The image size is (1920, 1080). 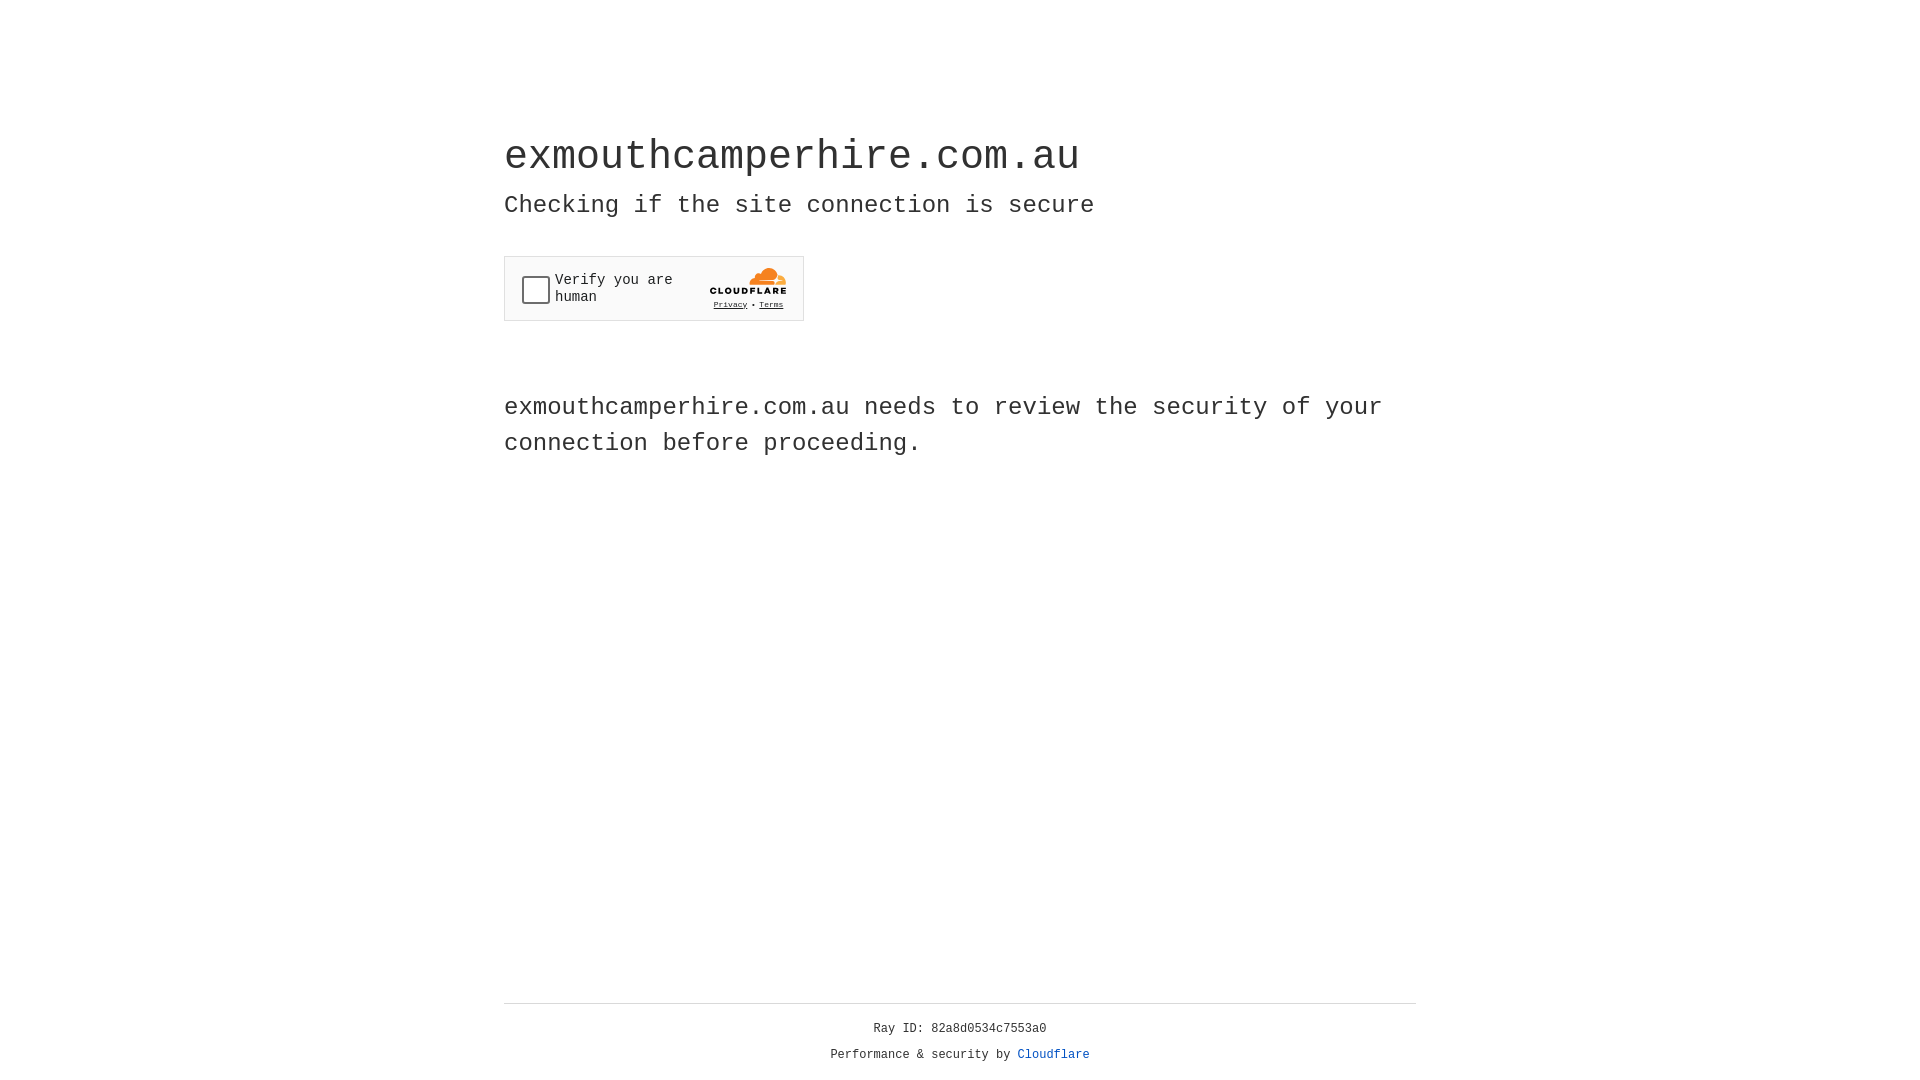 I want to click on 'Cloudflare', so click(x=1053, y=1054).